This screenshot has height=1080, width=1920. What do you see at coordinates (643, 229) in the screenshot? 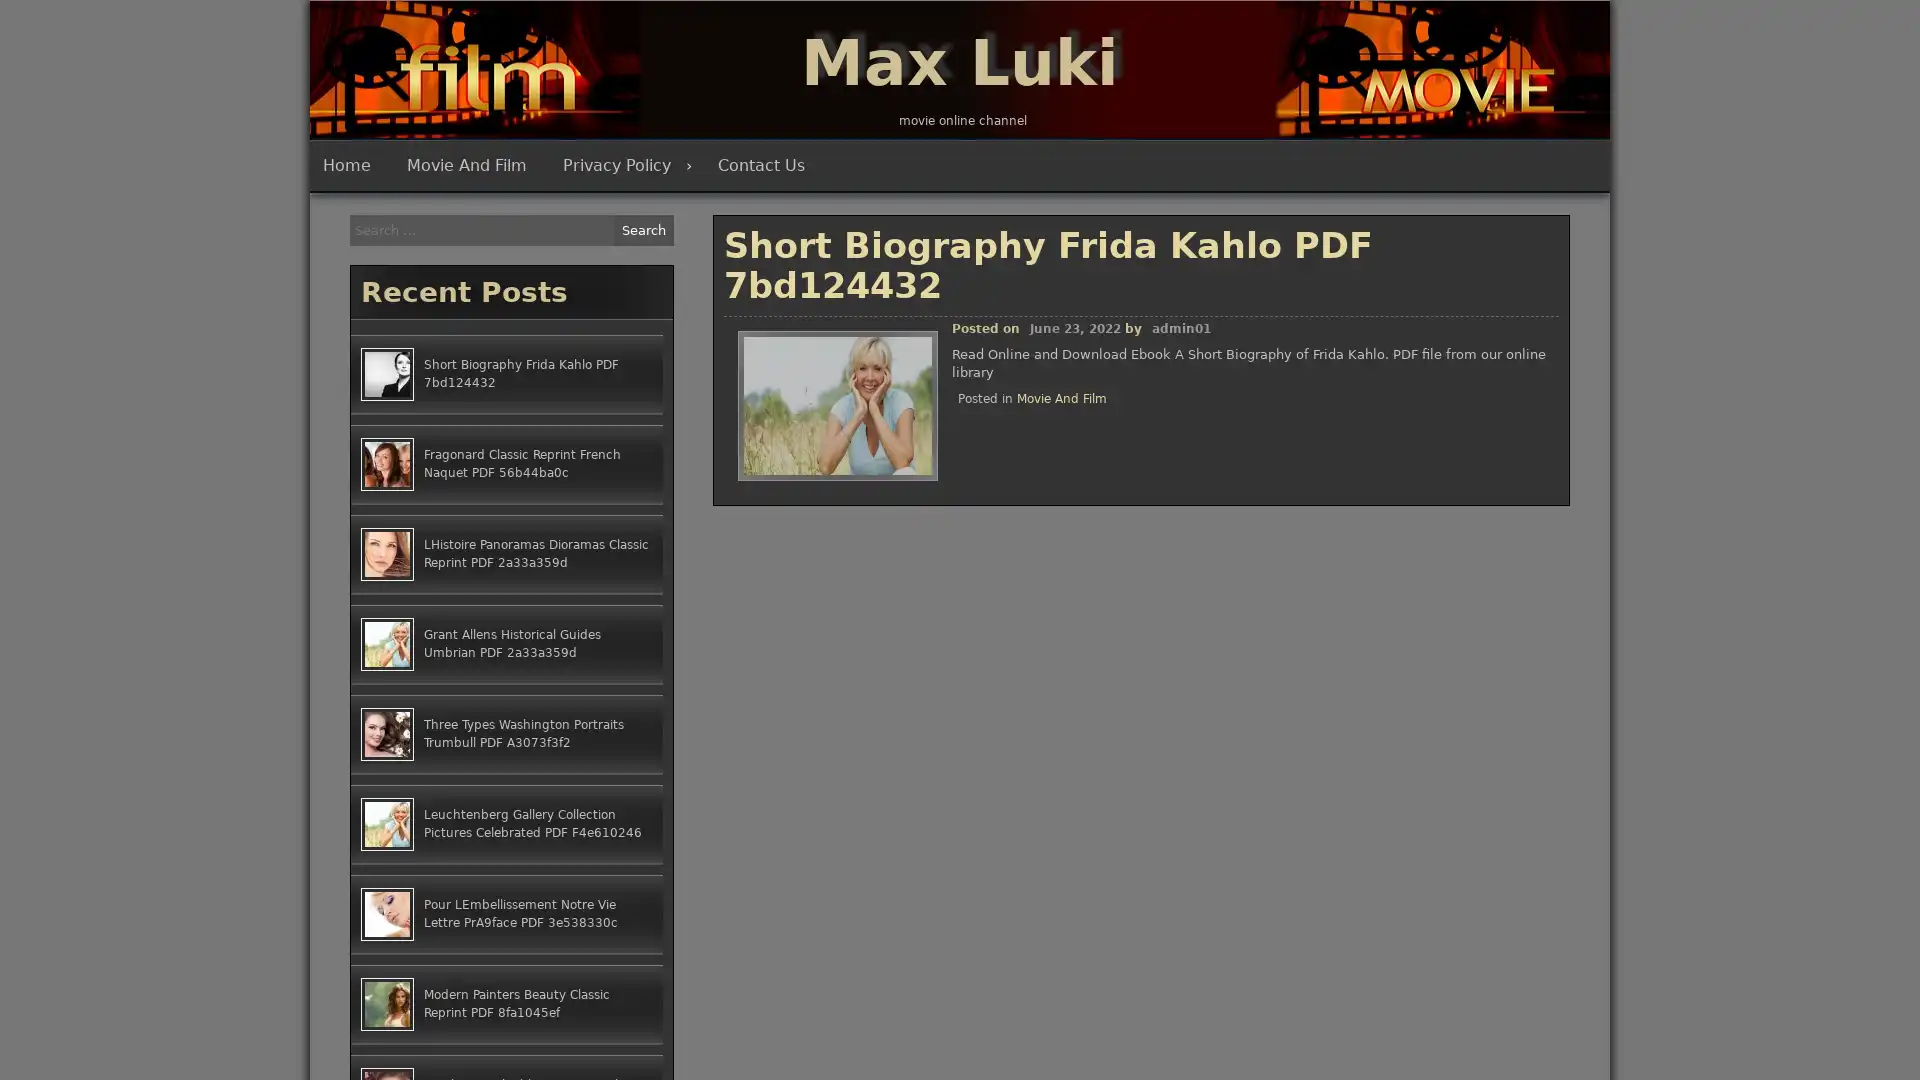
I see `Search` at bounding box center [643, 229].